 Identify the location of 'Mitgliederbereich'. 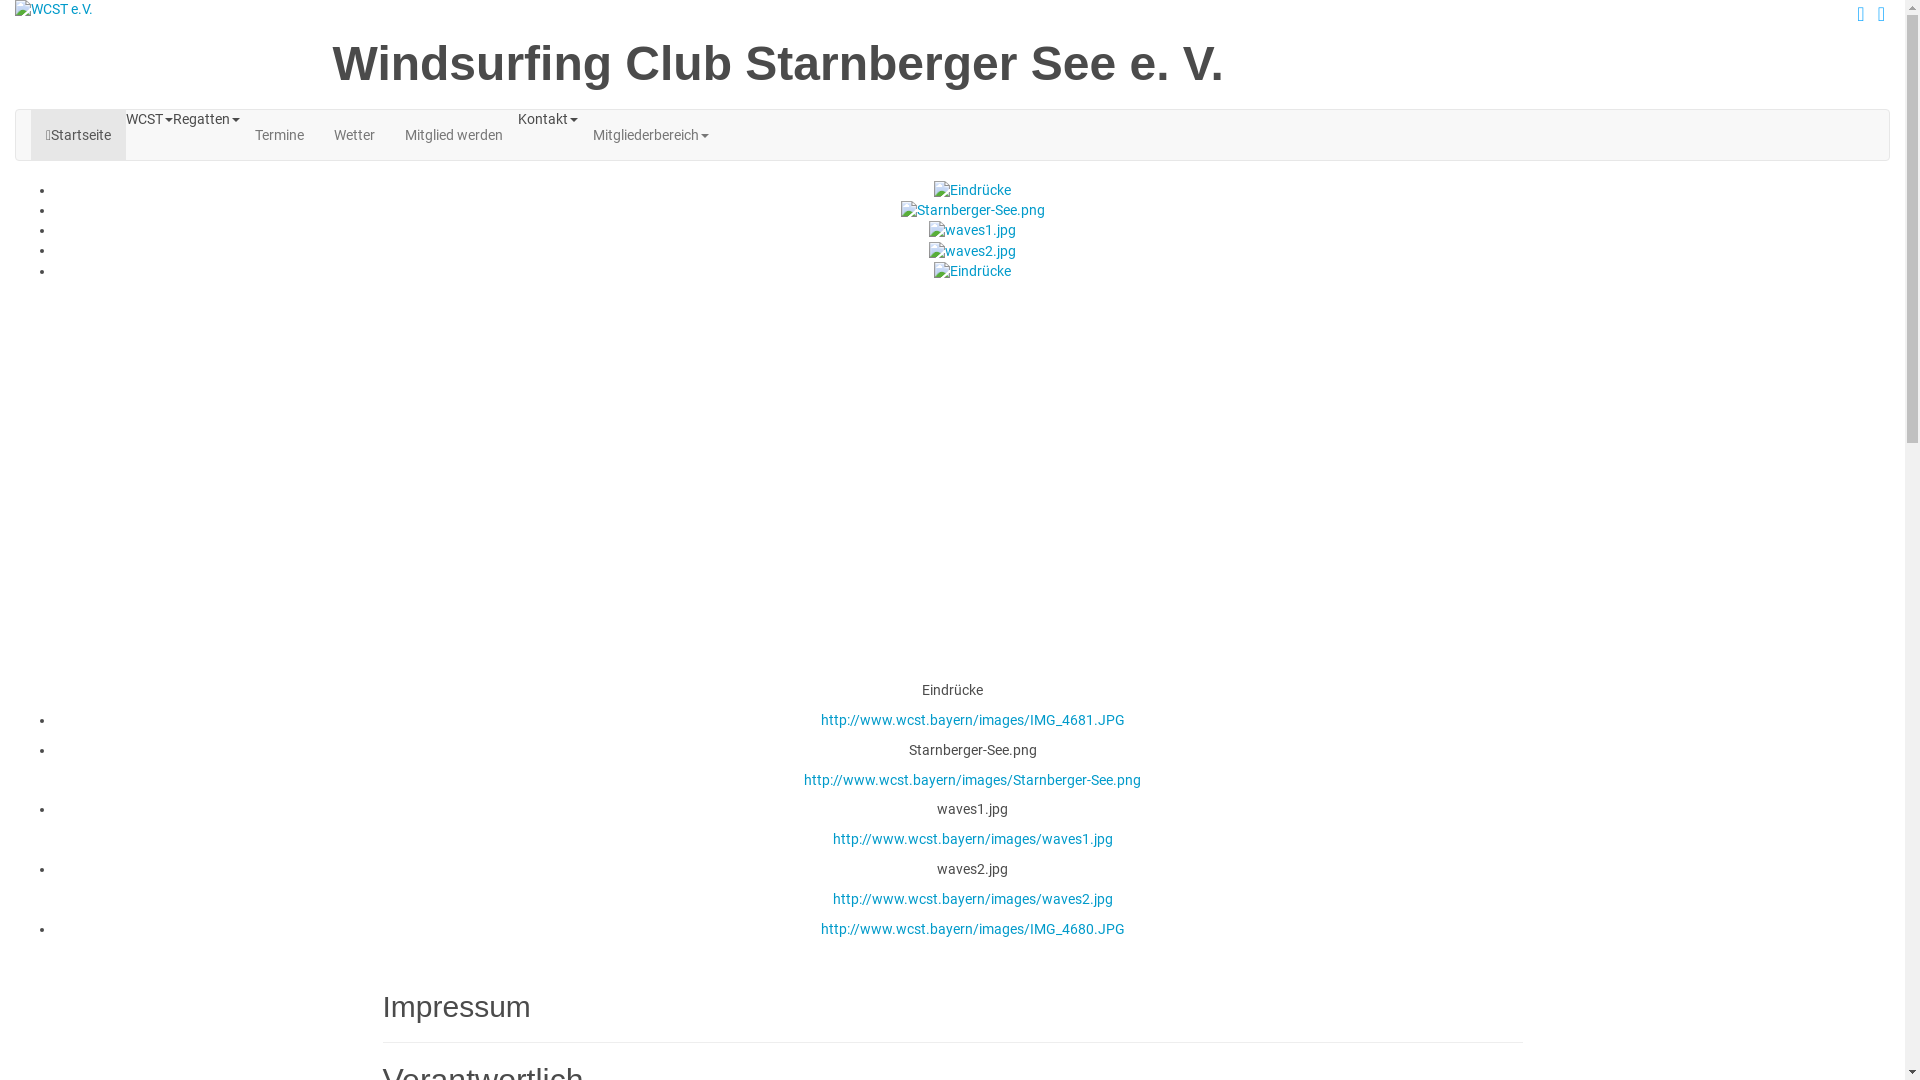
(651, 135).